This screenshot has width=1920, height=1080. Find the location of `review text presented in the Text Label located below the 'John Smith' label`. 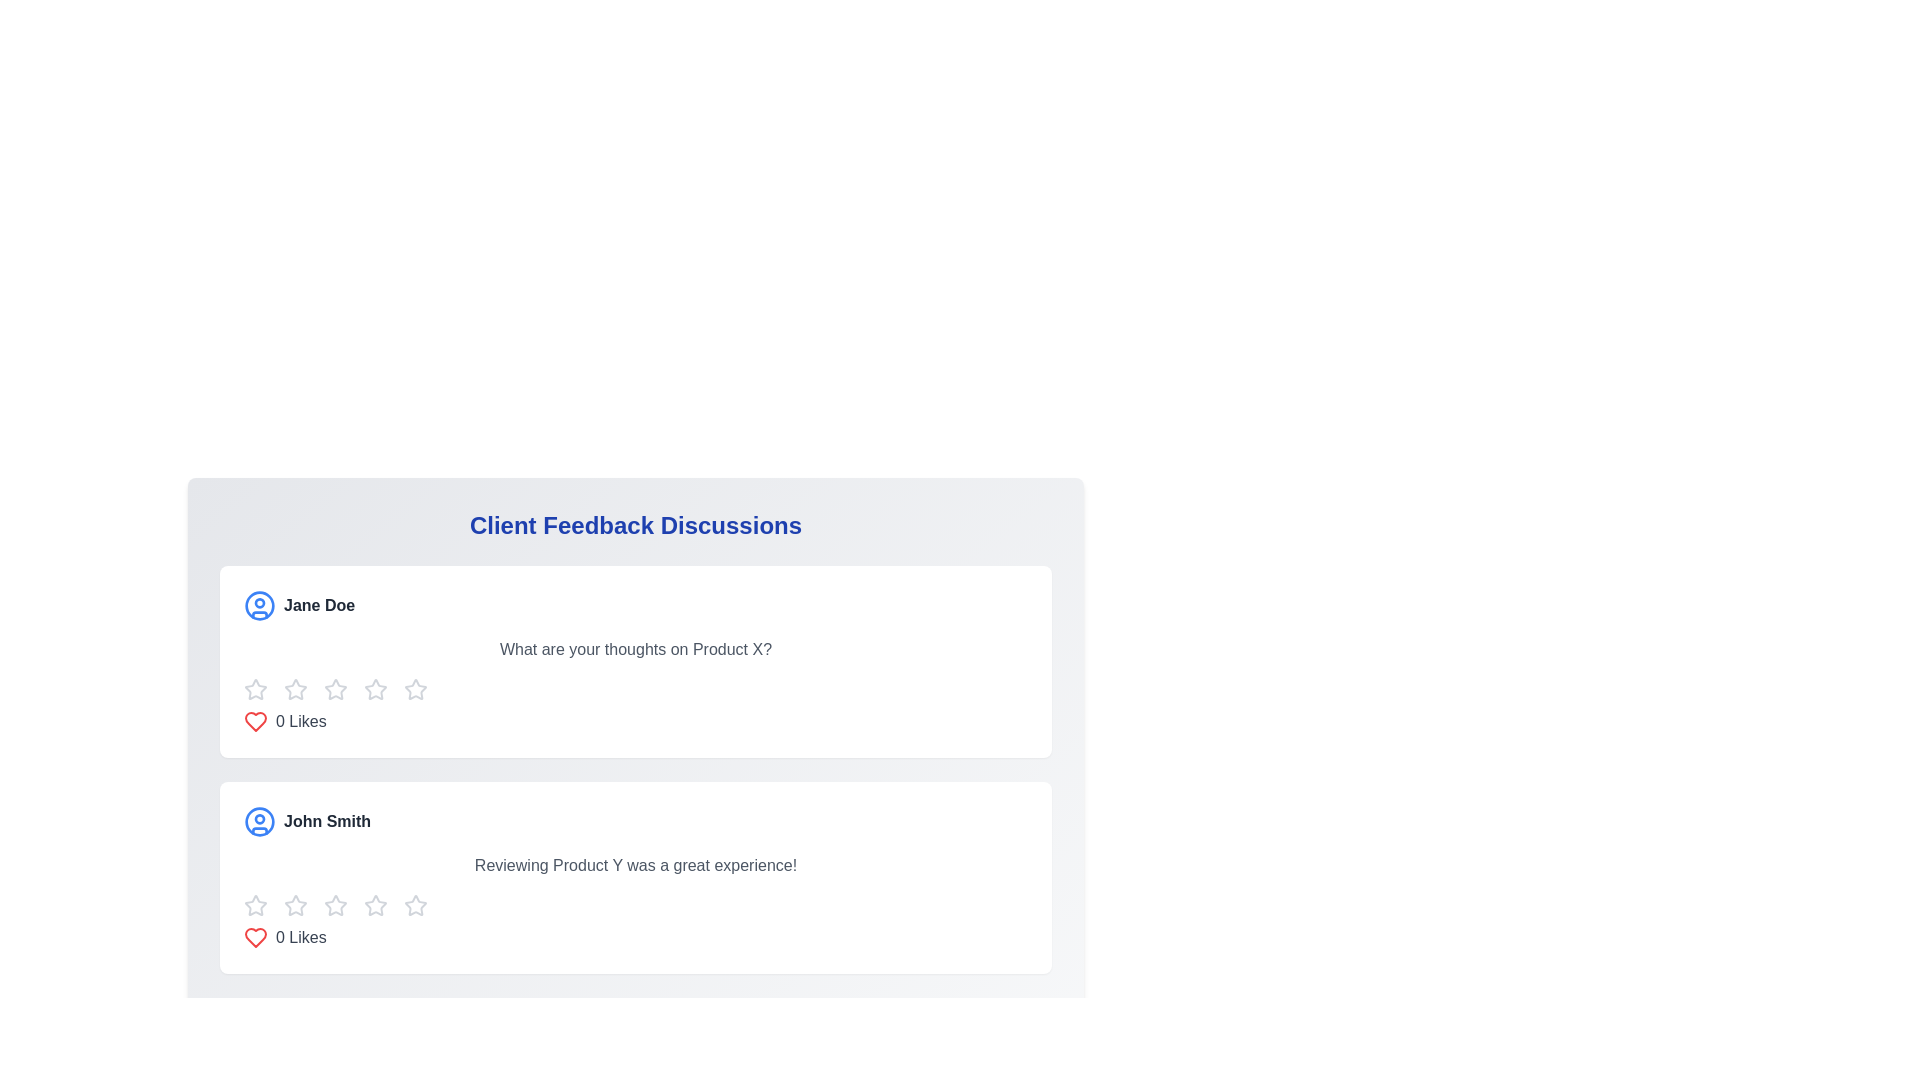

review text presented in the Text Label located below the 'John Smith' label is located at coordinates (634, 865).